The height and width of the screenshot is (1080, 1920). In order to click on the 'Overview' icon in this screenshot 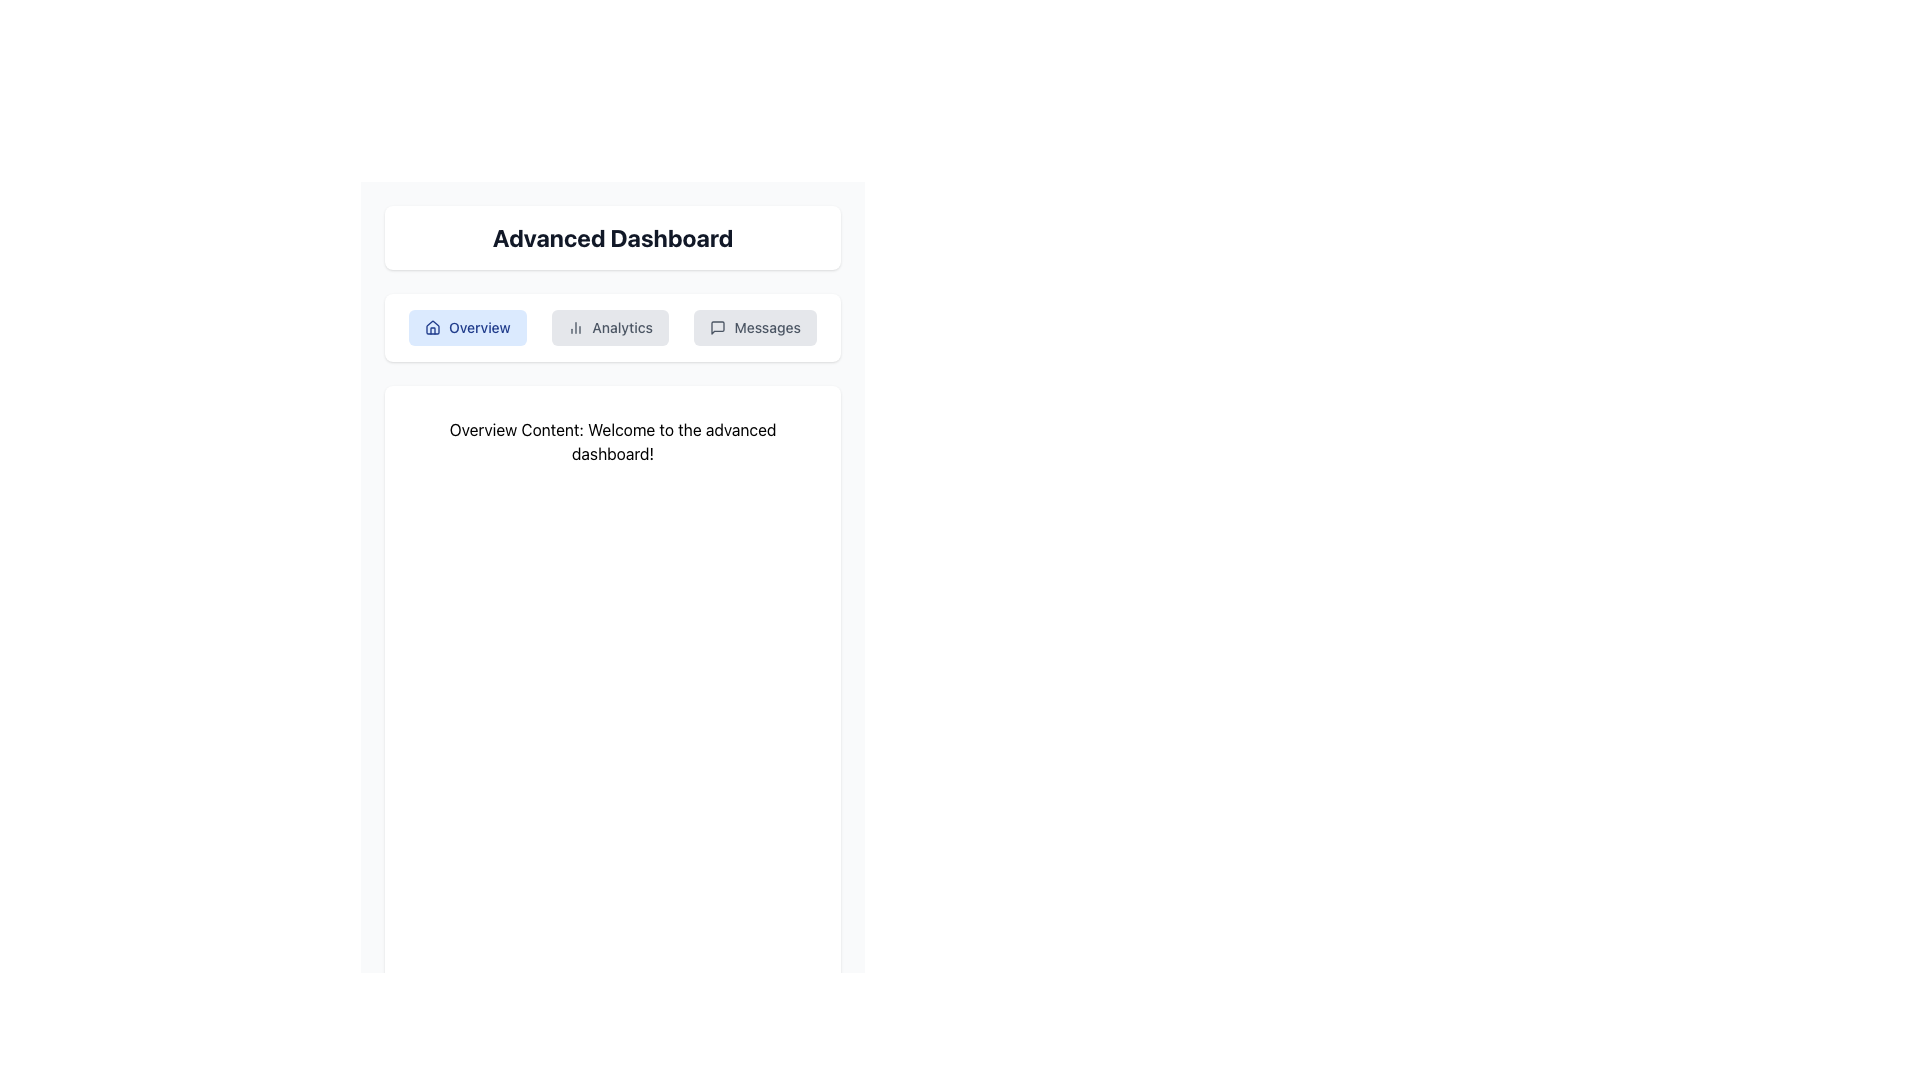, I will do `click(431, 326)`.